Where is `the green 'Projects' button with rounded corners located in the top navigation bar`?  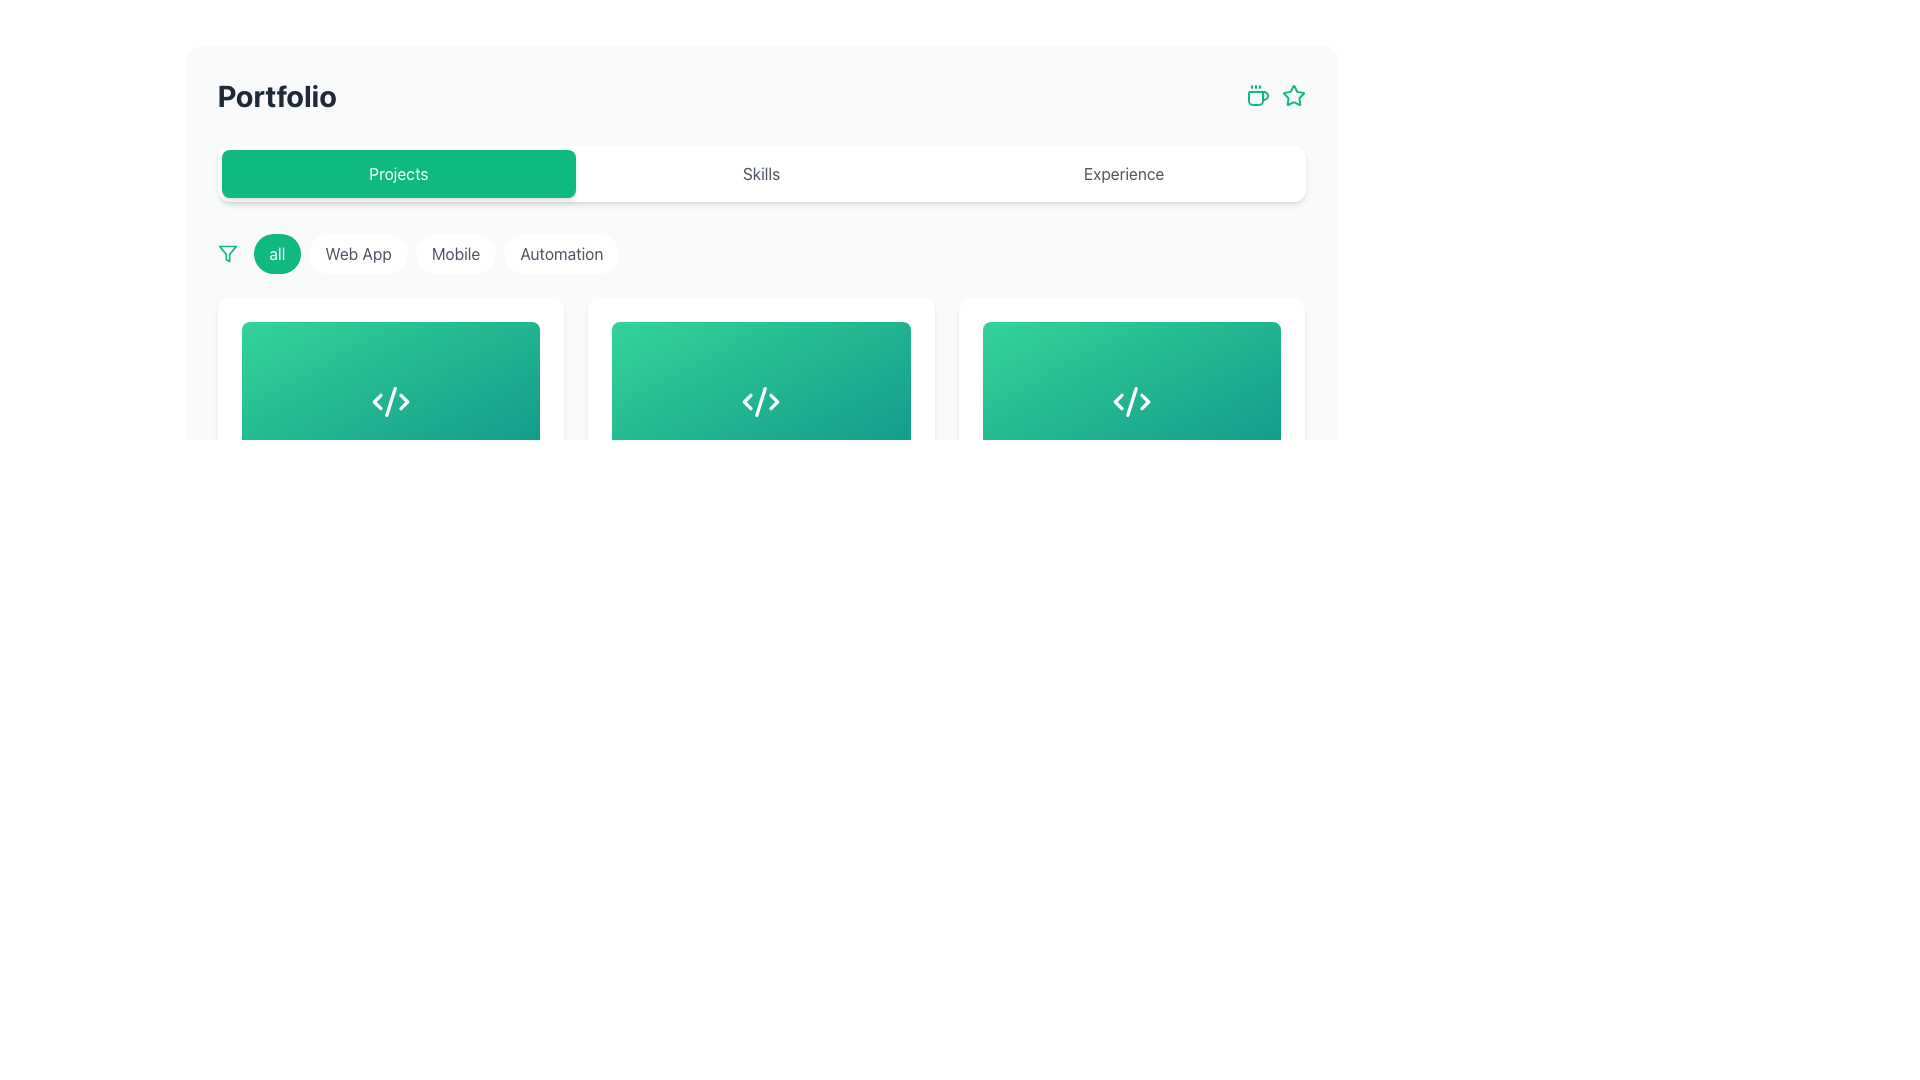
the green 'Projects' button with rounded corners located in the top navigation bar is located at coordinates (398, 172).